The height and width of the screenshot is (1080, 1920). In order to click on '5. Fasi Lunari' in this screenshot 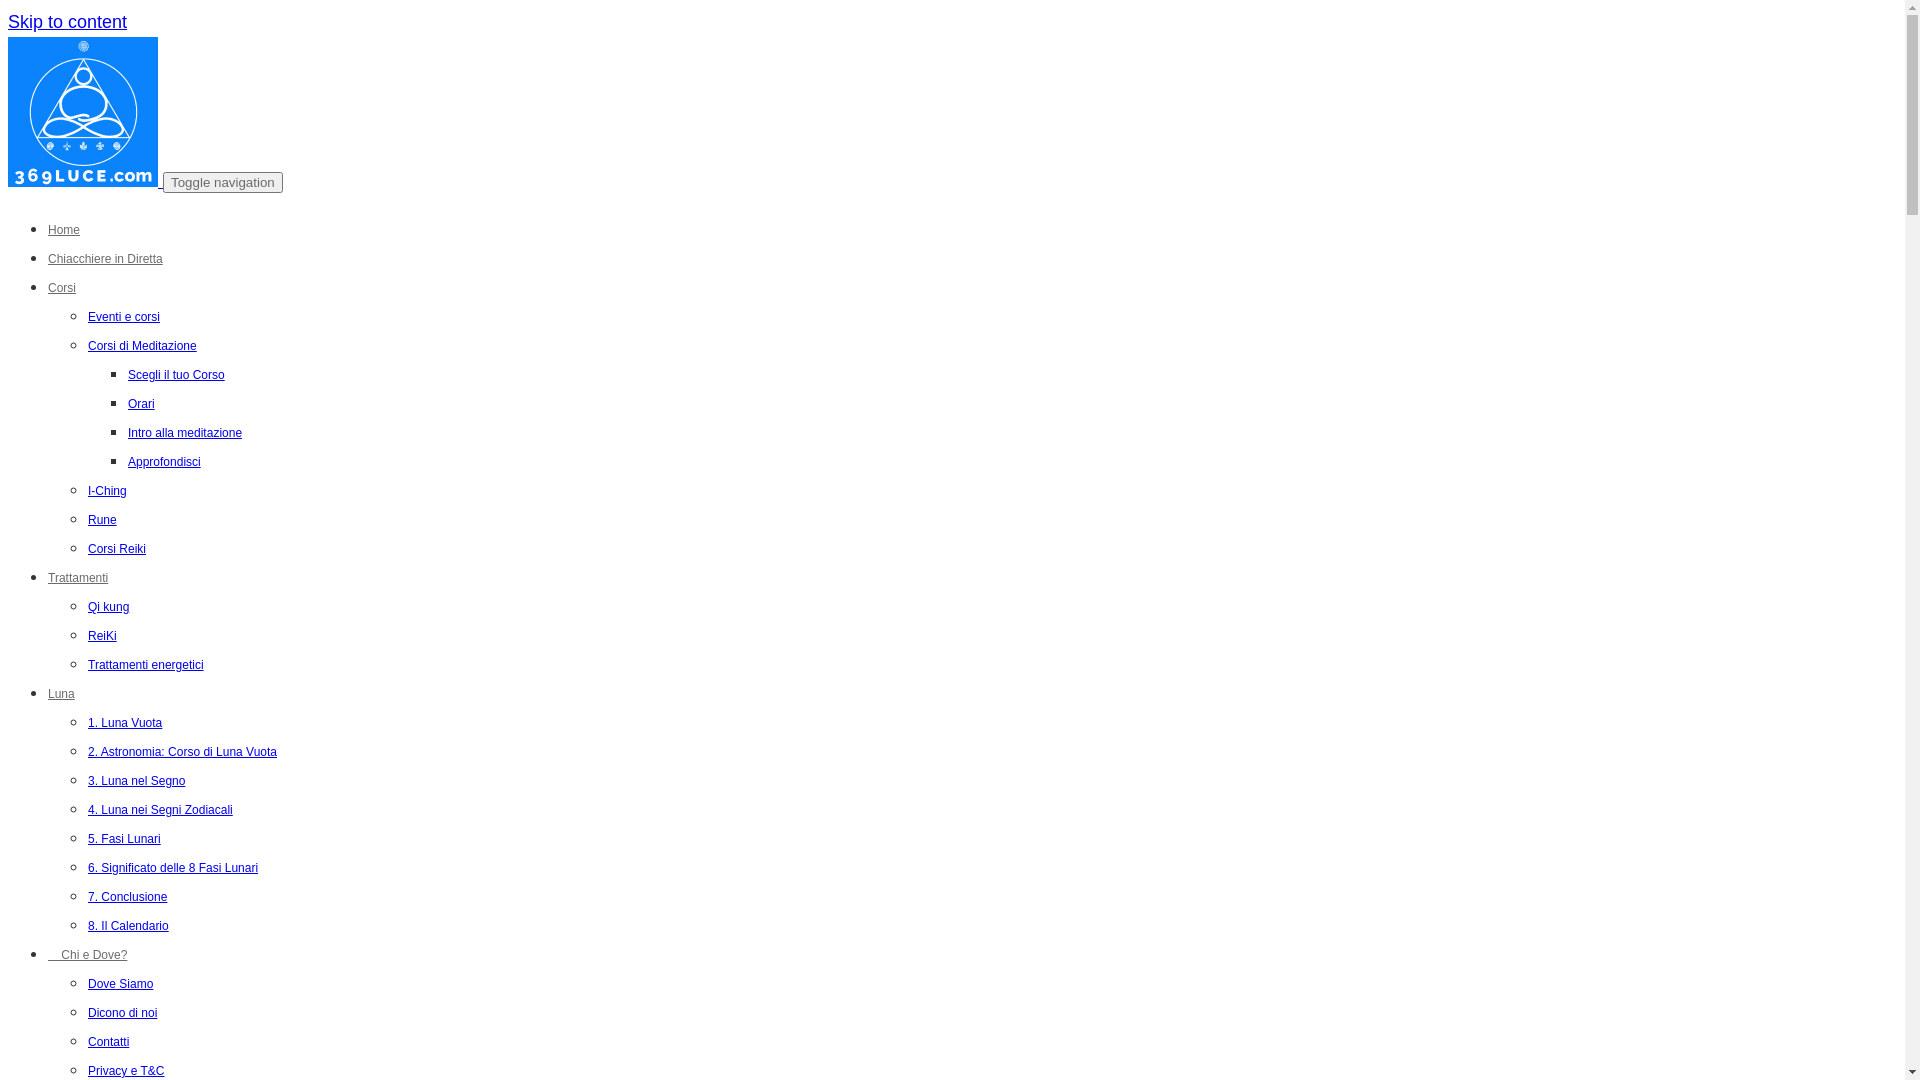, I will do `click(123, 839)`.